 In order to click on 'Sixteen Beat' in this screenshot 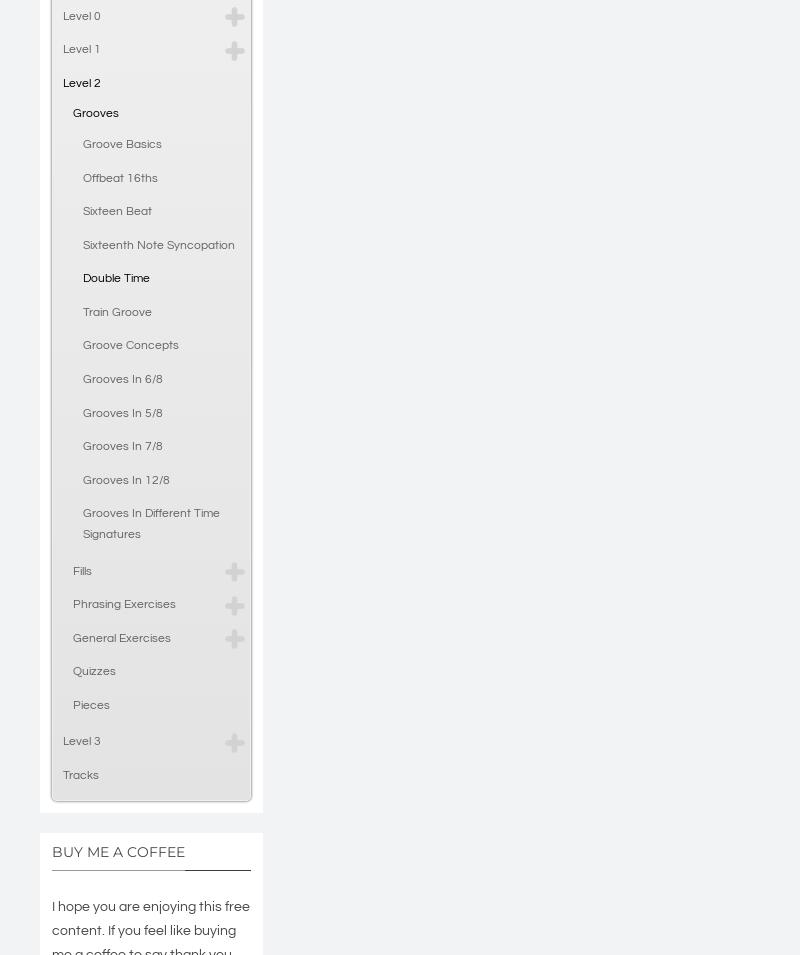, I will do `click(116, 211)`.